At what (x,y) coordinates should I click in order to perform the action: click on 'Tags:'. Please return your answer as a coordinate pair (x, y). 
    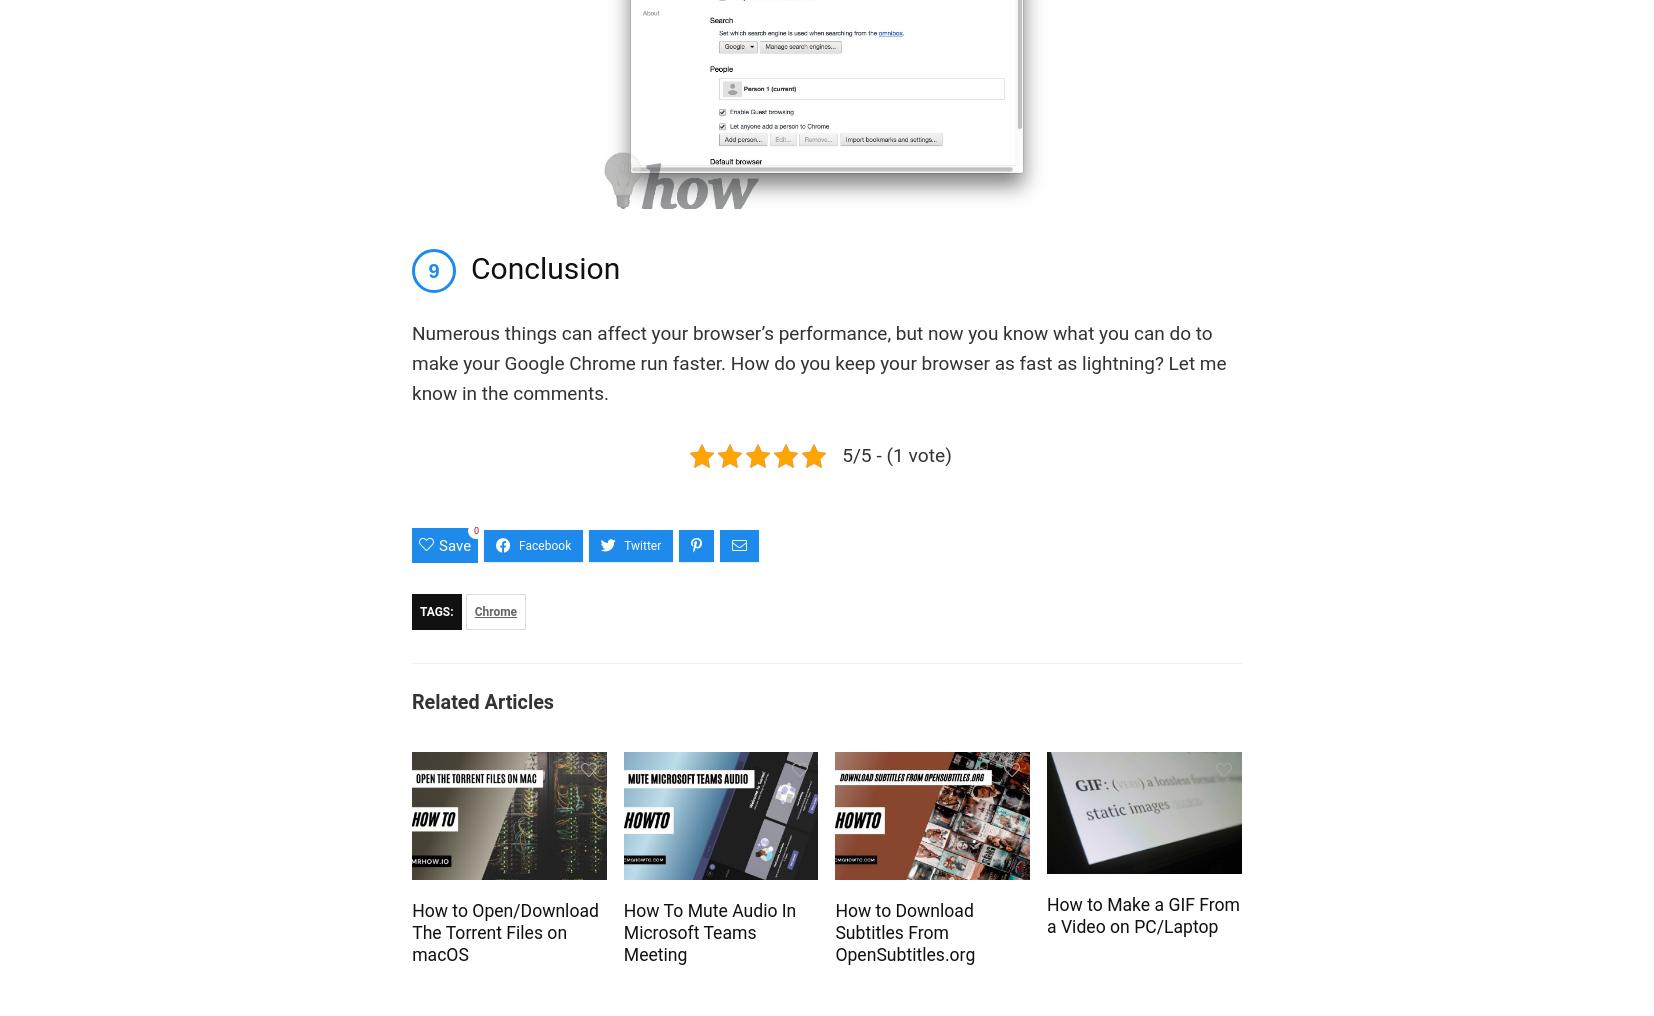
    Looking at the image, I should click on (436, 612).